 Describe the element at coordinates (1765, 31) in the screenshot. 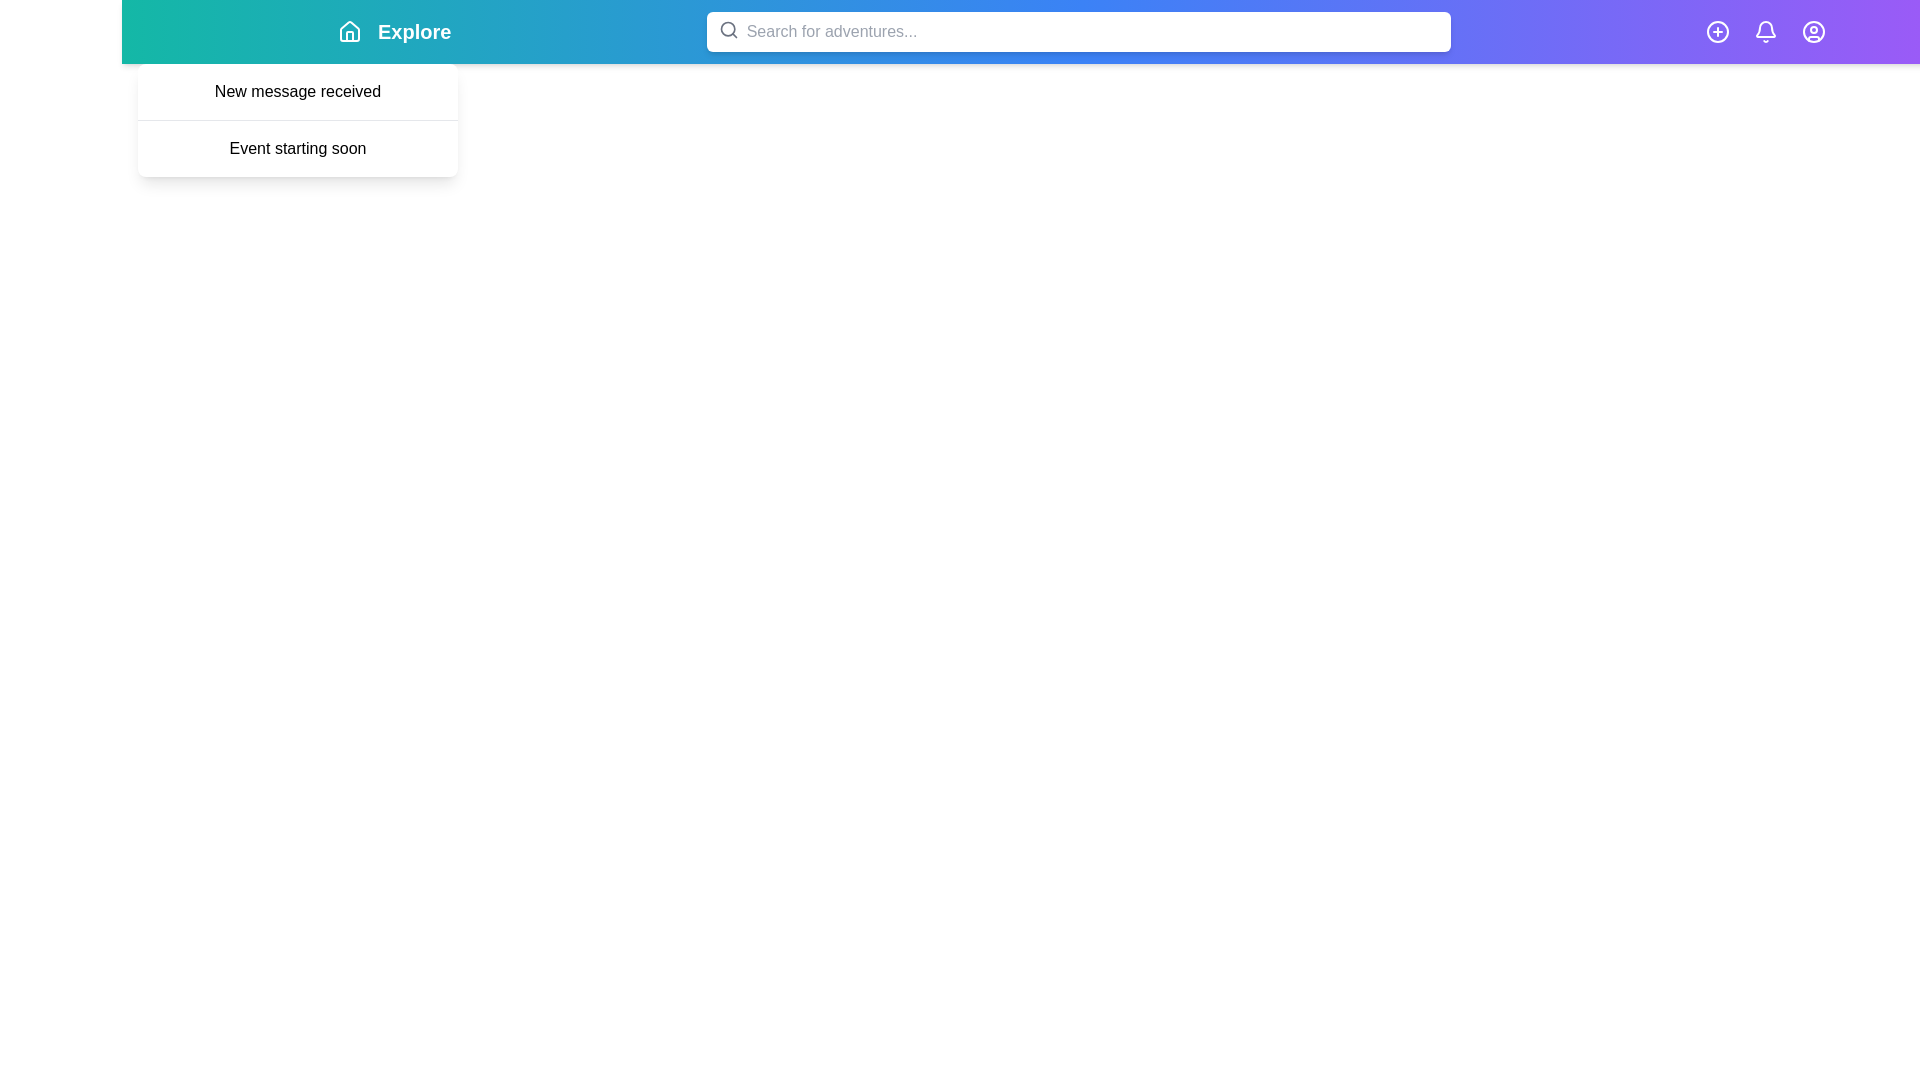

I see `bell icon to toggle the notifications panel` at that location.